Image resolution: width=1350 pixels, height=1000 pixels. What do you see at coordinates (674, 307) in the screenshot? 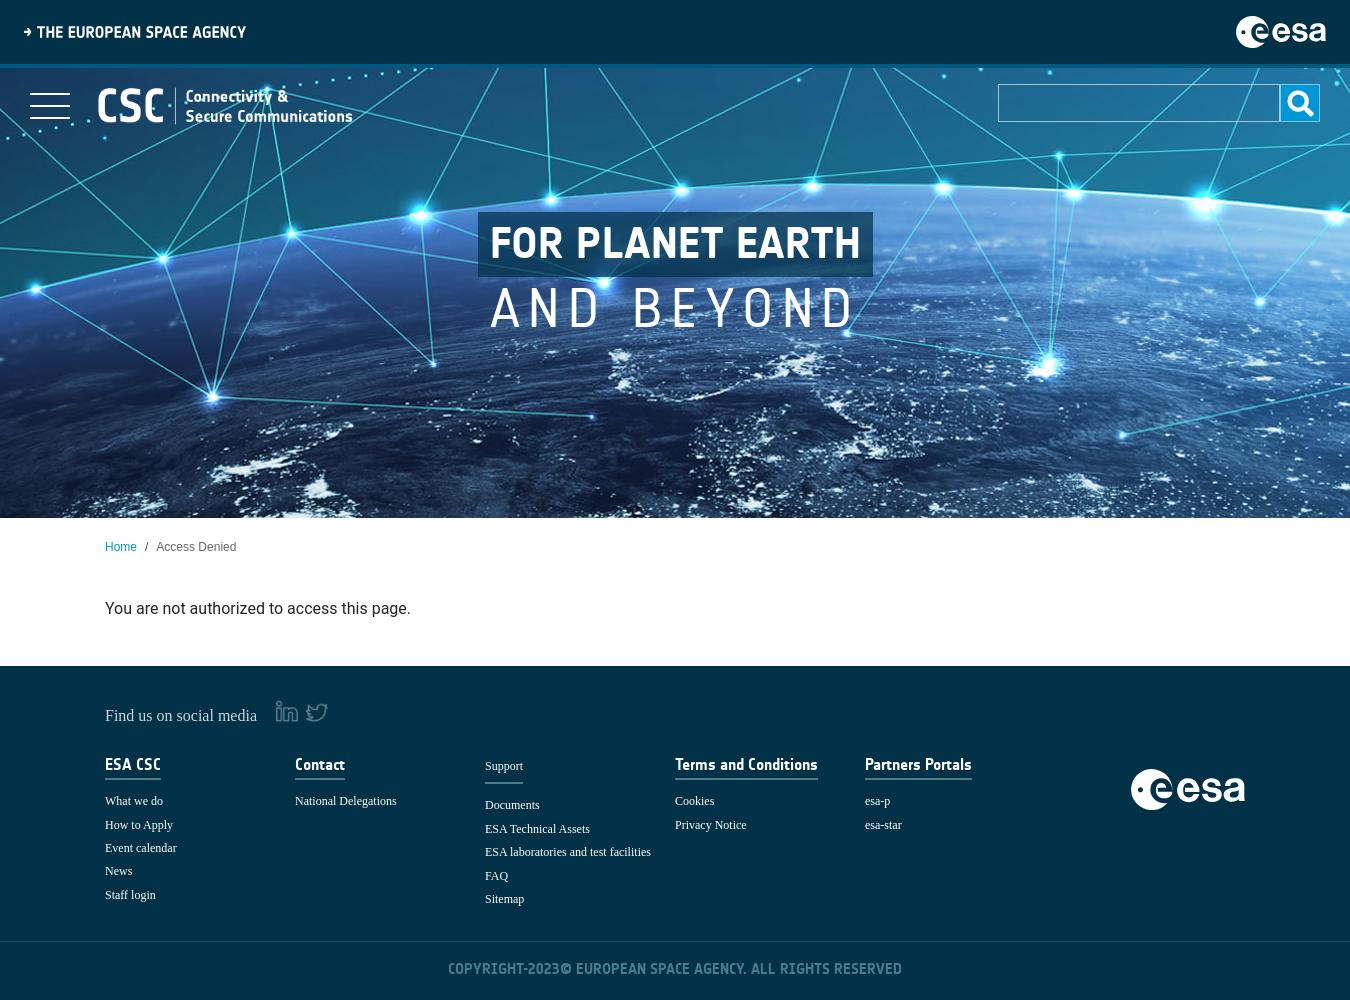
I see `'and beyond'` at bounding box center [674, 307].